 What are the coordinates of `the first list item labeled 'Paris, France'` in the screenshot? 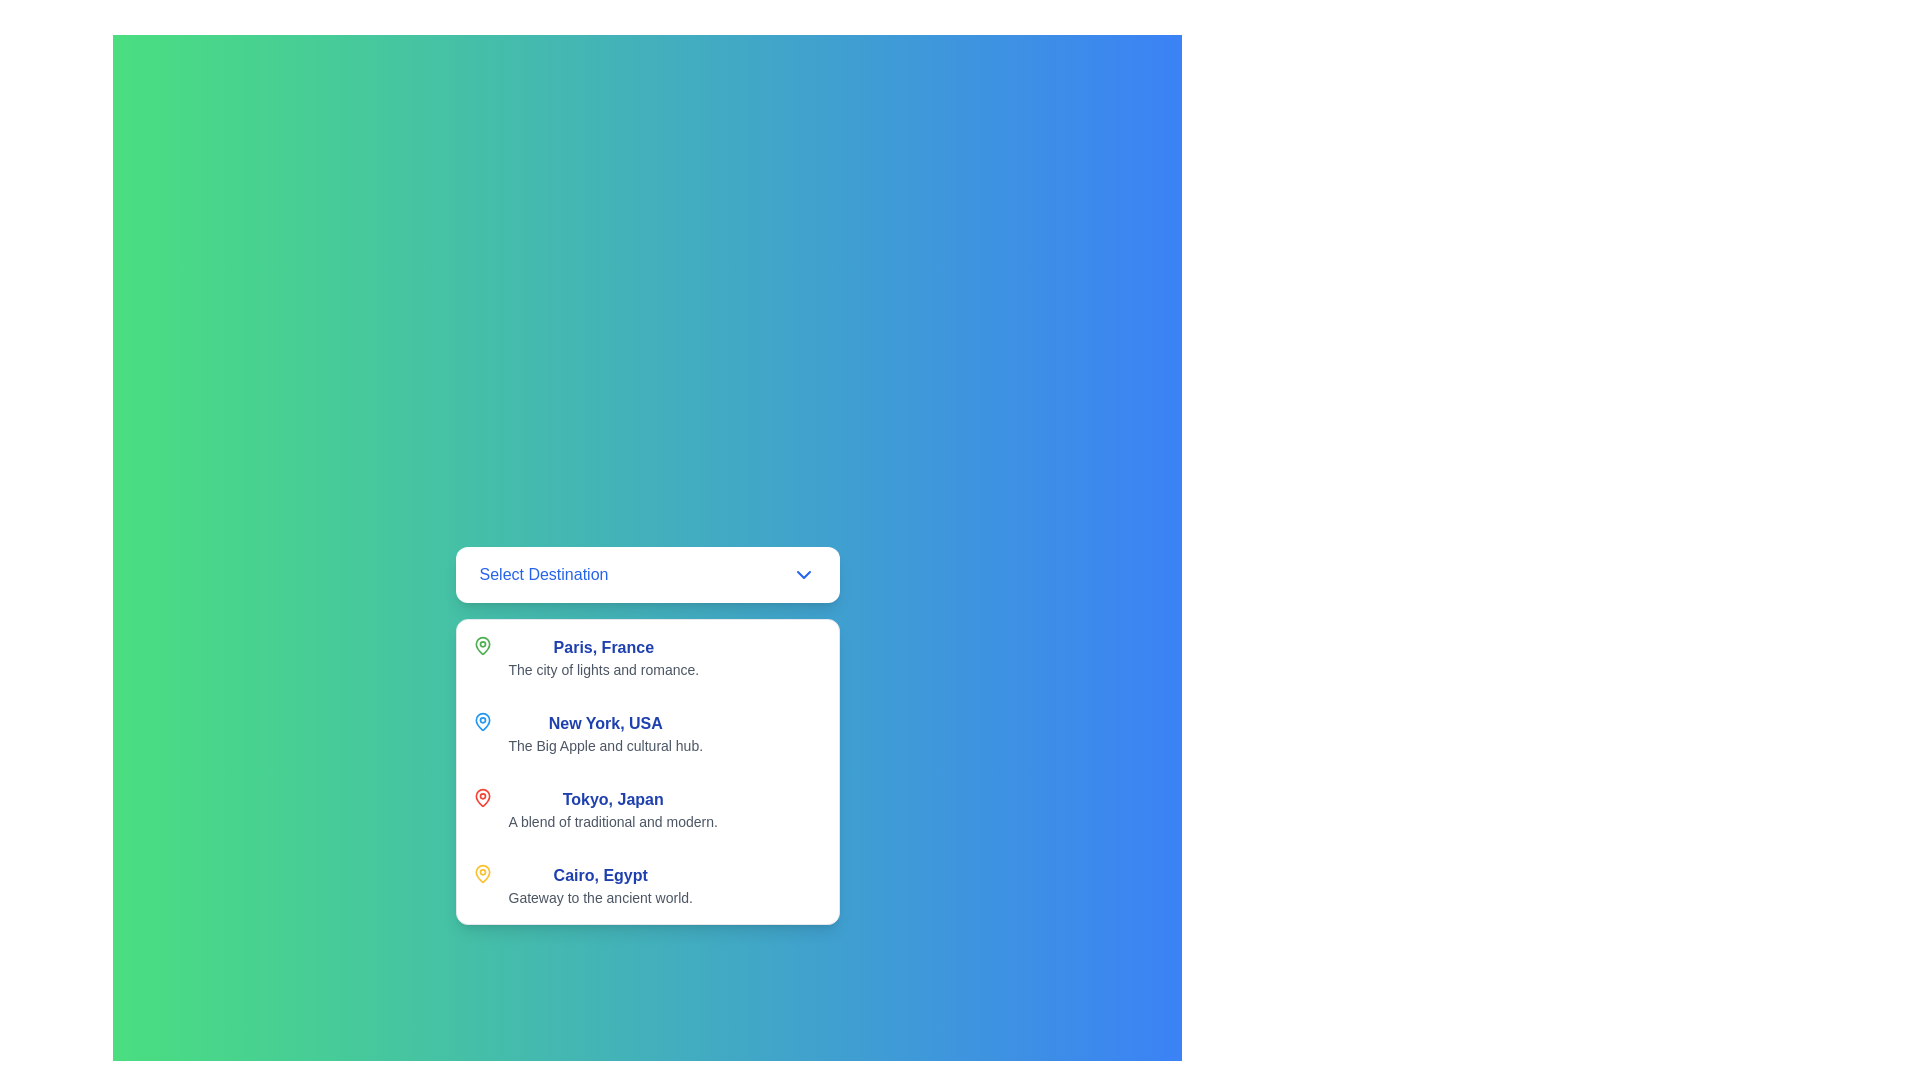 It's located at (647, 658).